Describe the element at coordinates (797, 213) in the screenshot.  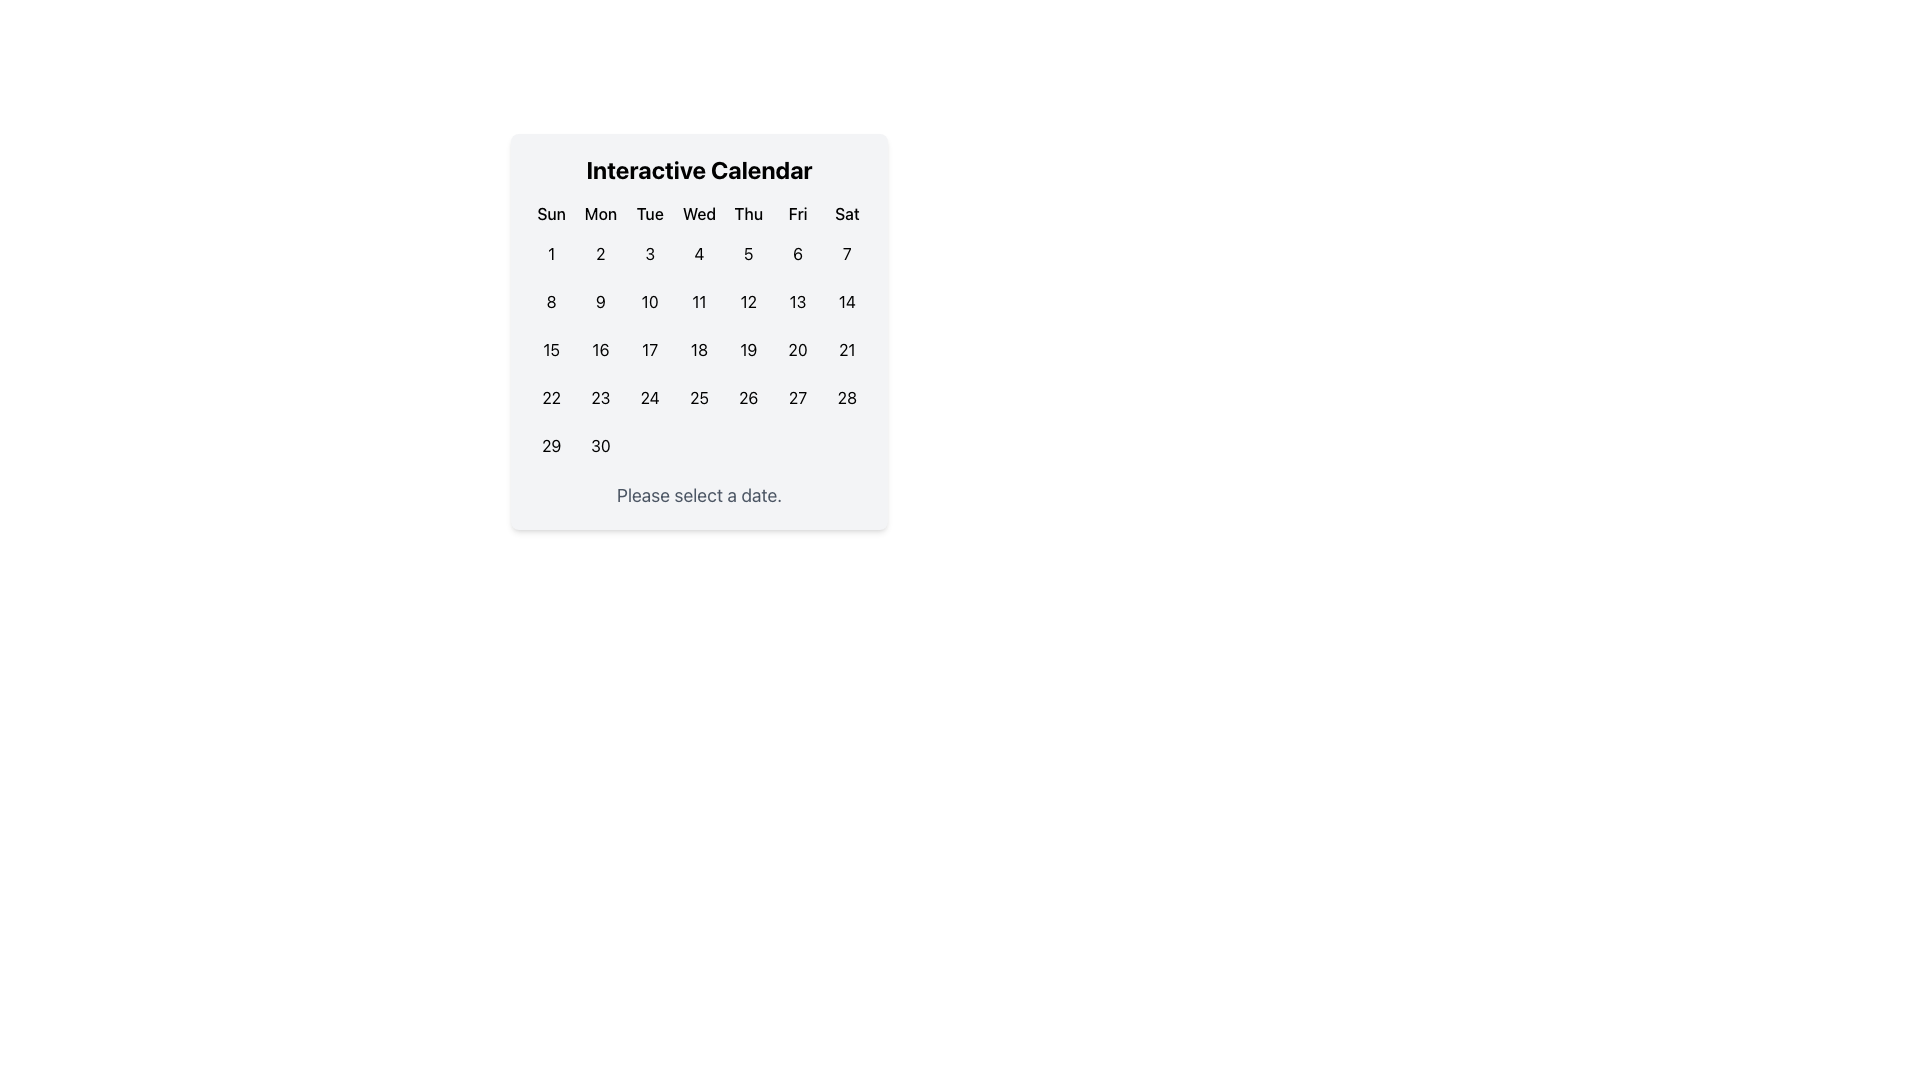
I see `the text label displaying 'Fri', which is the sixth day label in a row of seven day labels in a calendar interface` at that location.